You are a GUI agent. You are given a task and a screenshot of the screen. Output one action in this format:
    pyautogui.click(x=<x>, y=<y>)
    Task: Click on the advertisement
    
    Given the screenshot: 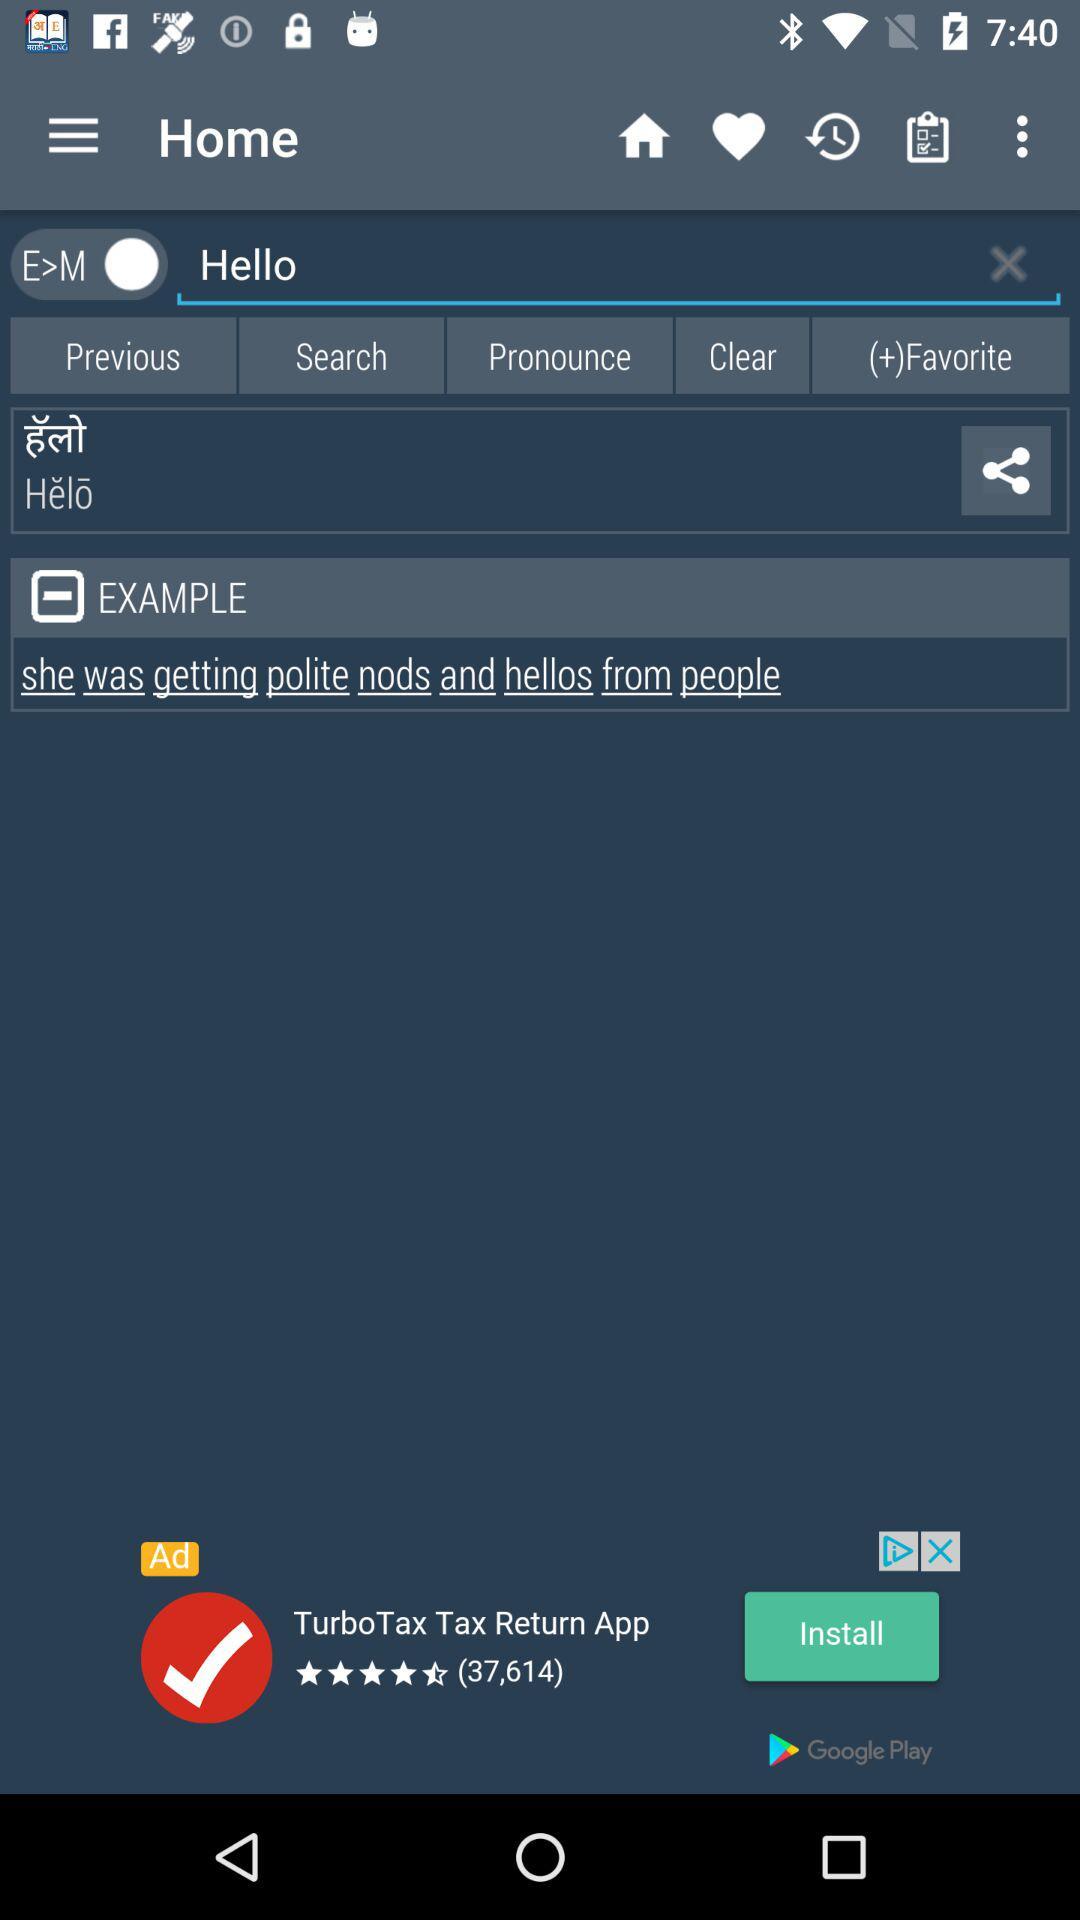 What is the action you would take?
    pyautogui.click(x=540, y=1662)
    